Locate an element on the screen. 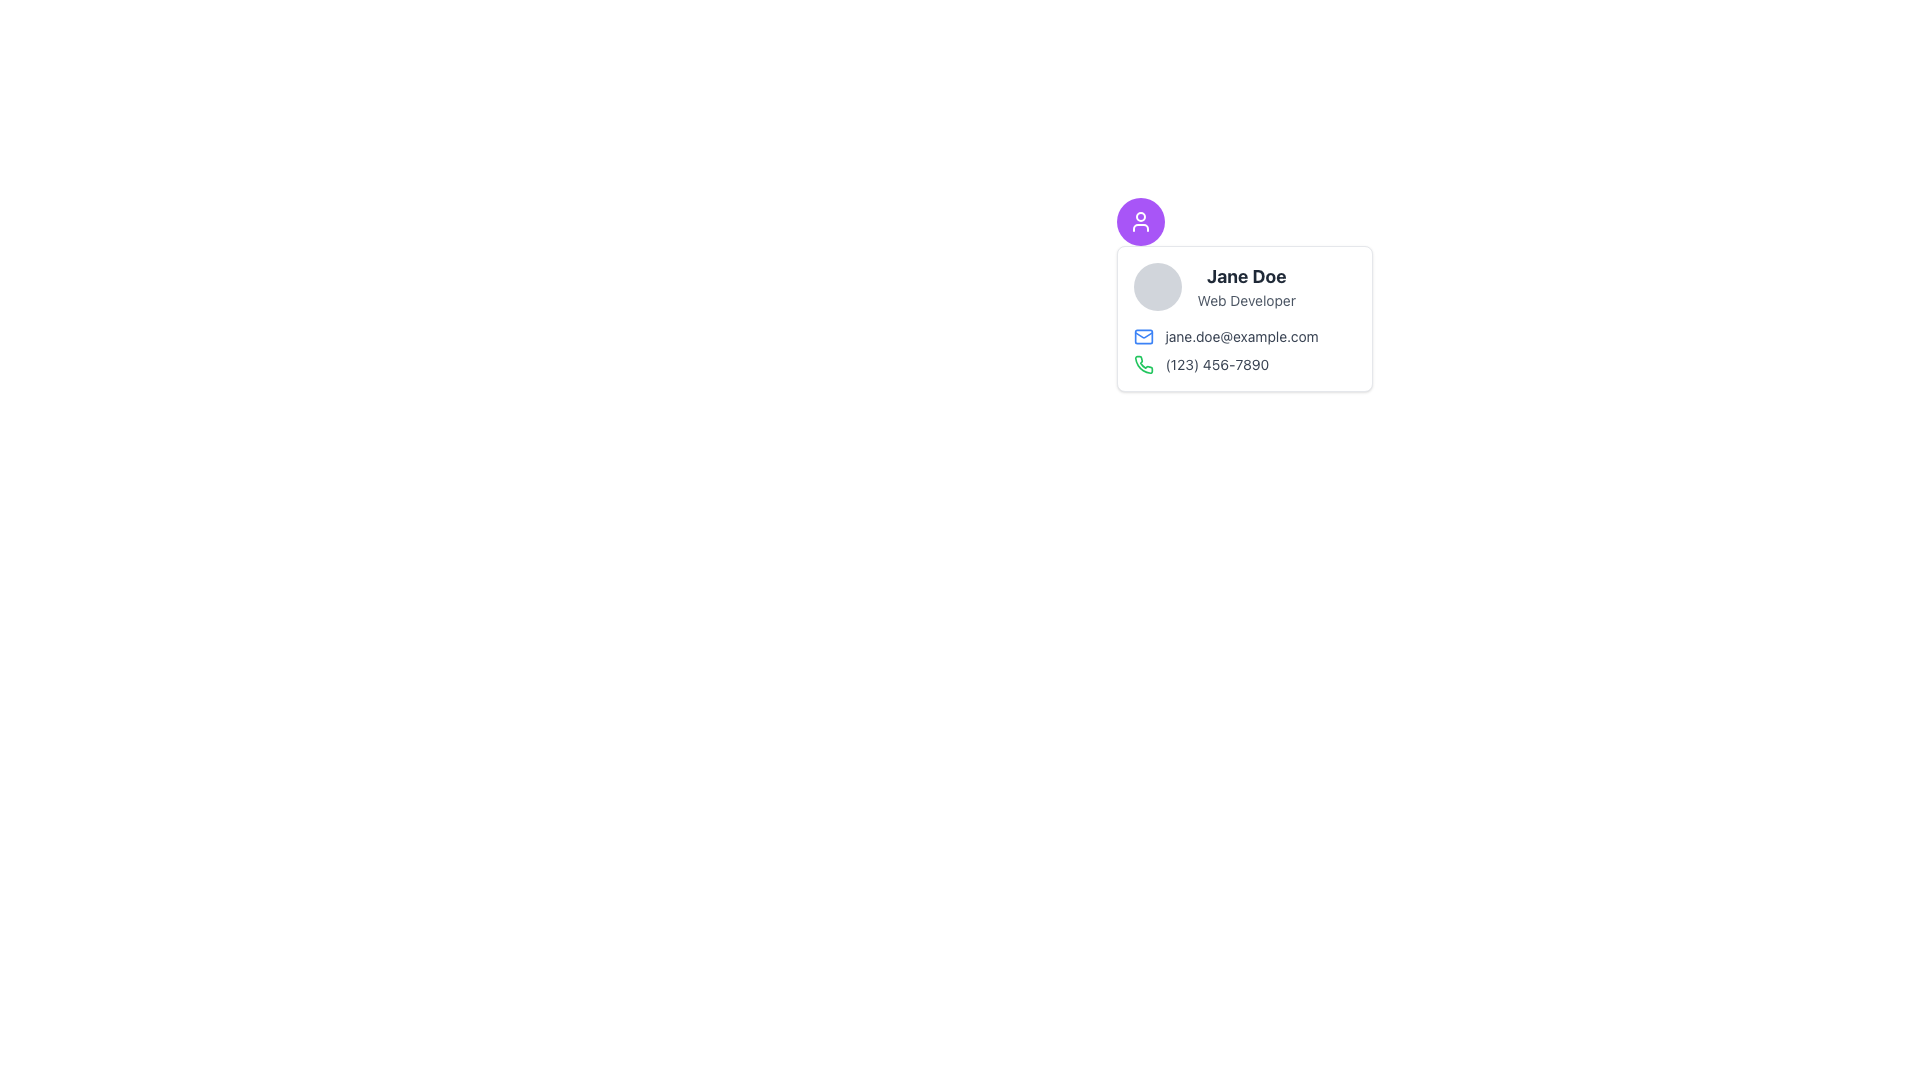 Image resolution: width=1920 pixels, height=1080 pixels. the email icon located to the left of the 'jane.doe@example.com' text in the right section of the profile card is located at coordinates (1143, 335).